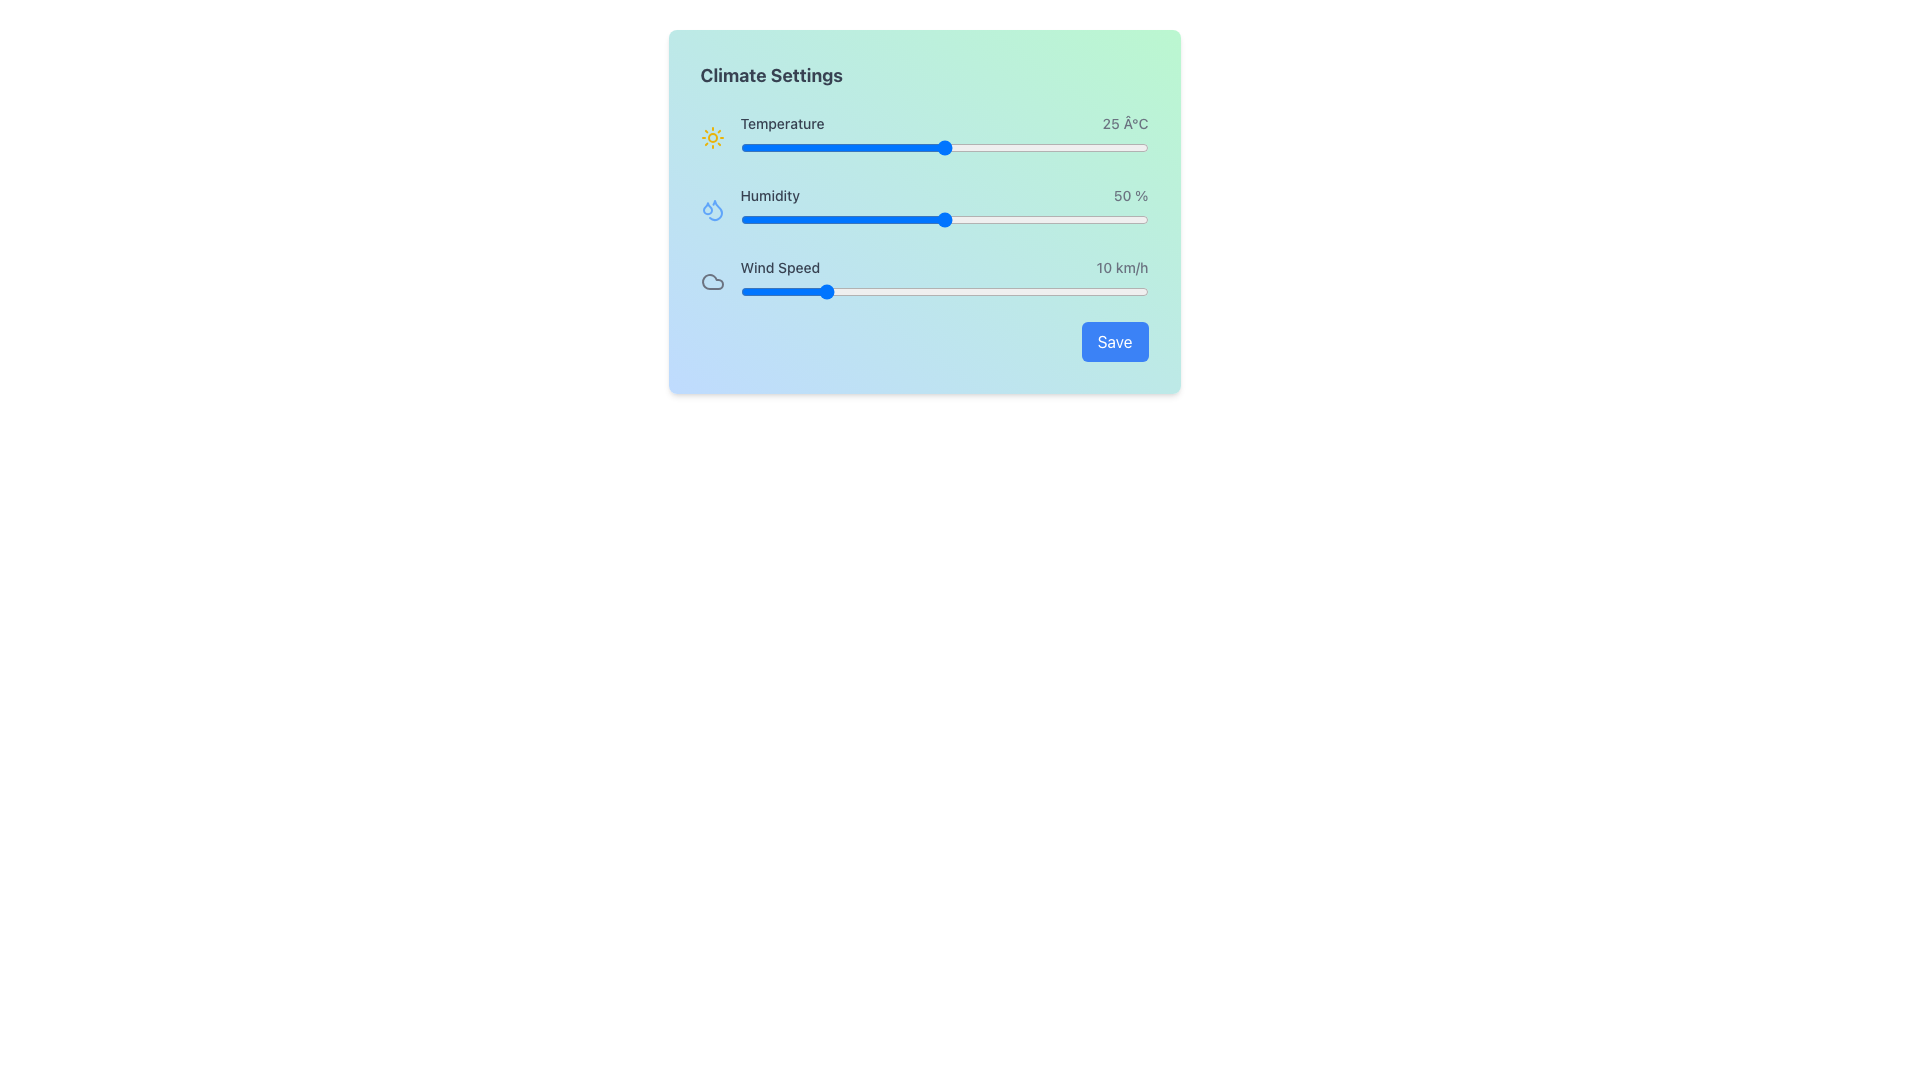  I want to click on the slider, so click(1009, 146).